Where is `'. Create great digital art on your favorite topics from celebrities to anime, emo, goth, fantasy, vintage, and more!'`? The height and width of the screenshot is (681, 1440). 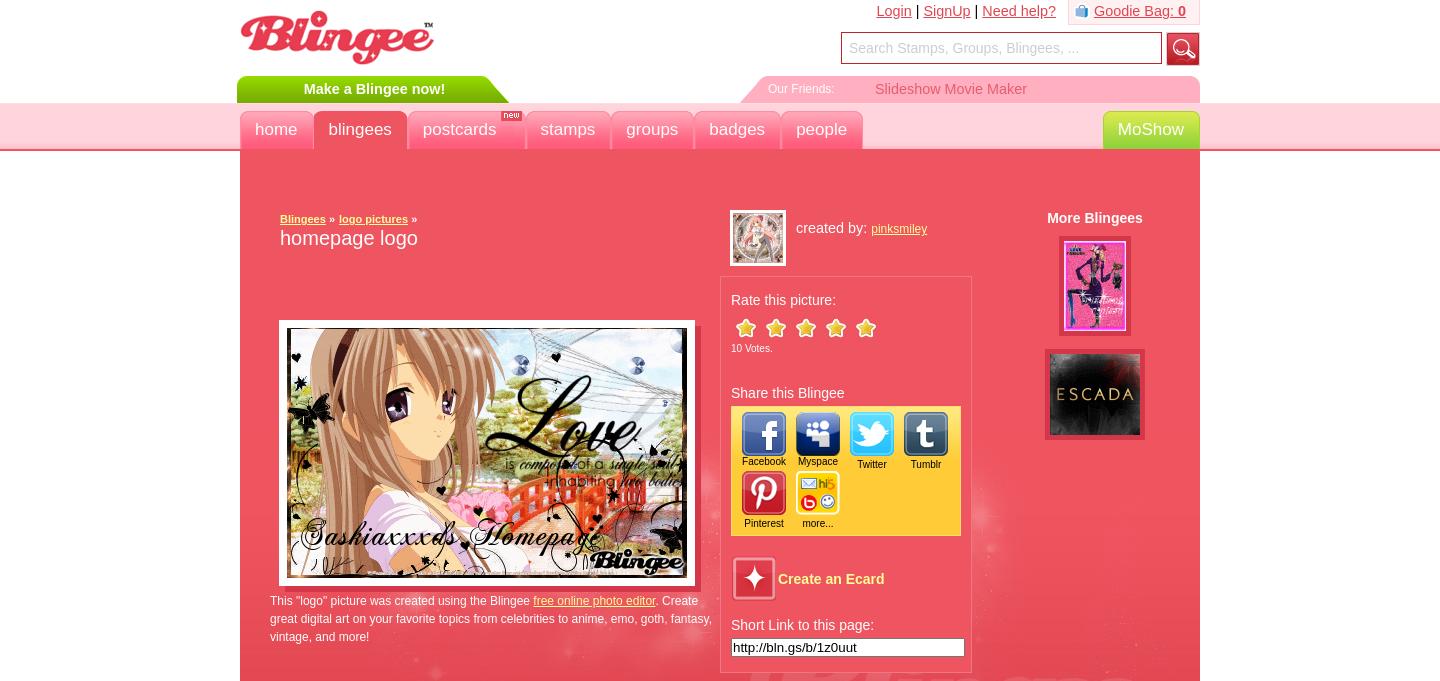
'. Create great digital art on your favorite topics from celebrities to anime, emo, goth, fantasy, vintage, and more!' is located at coordinates (269, 618).